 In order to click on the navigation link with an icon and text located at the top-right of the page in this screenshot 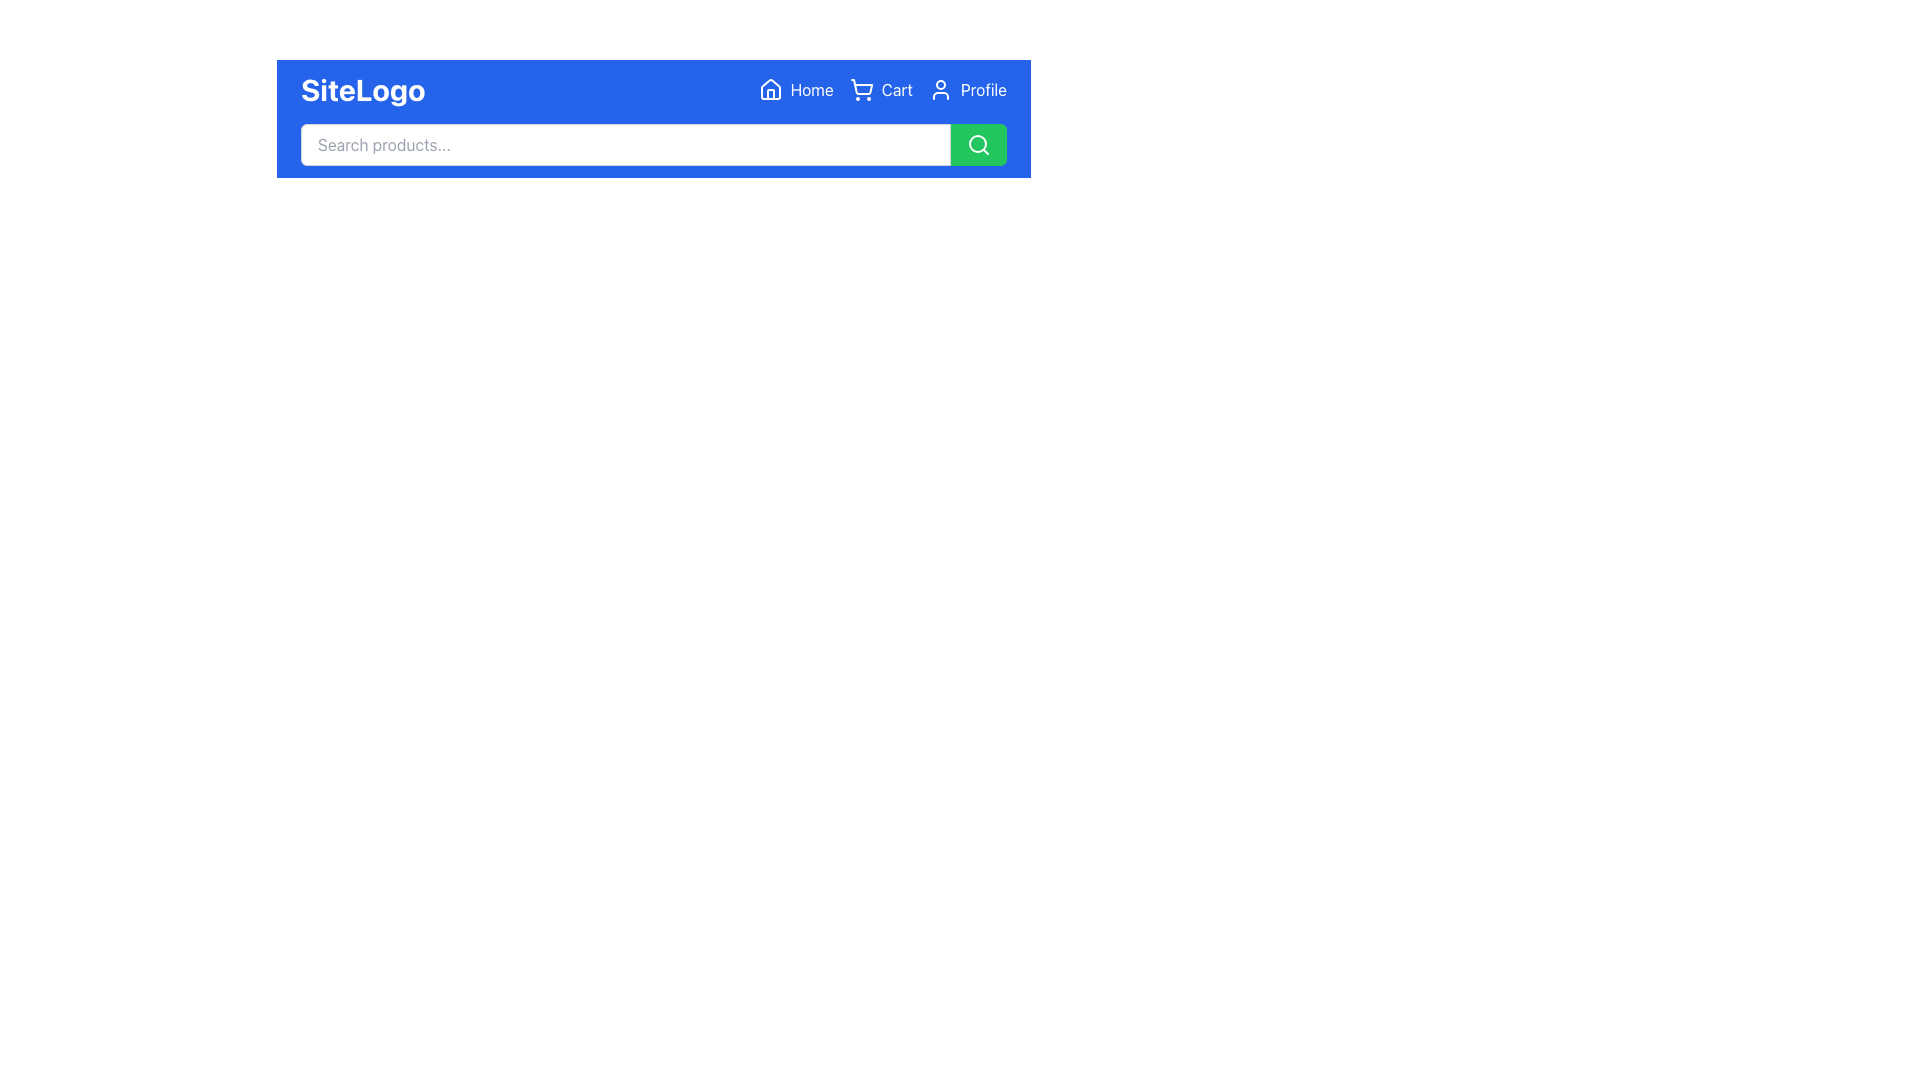, I will do `click(795, 88)`.